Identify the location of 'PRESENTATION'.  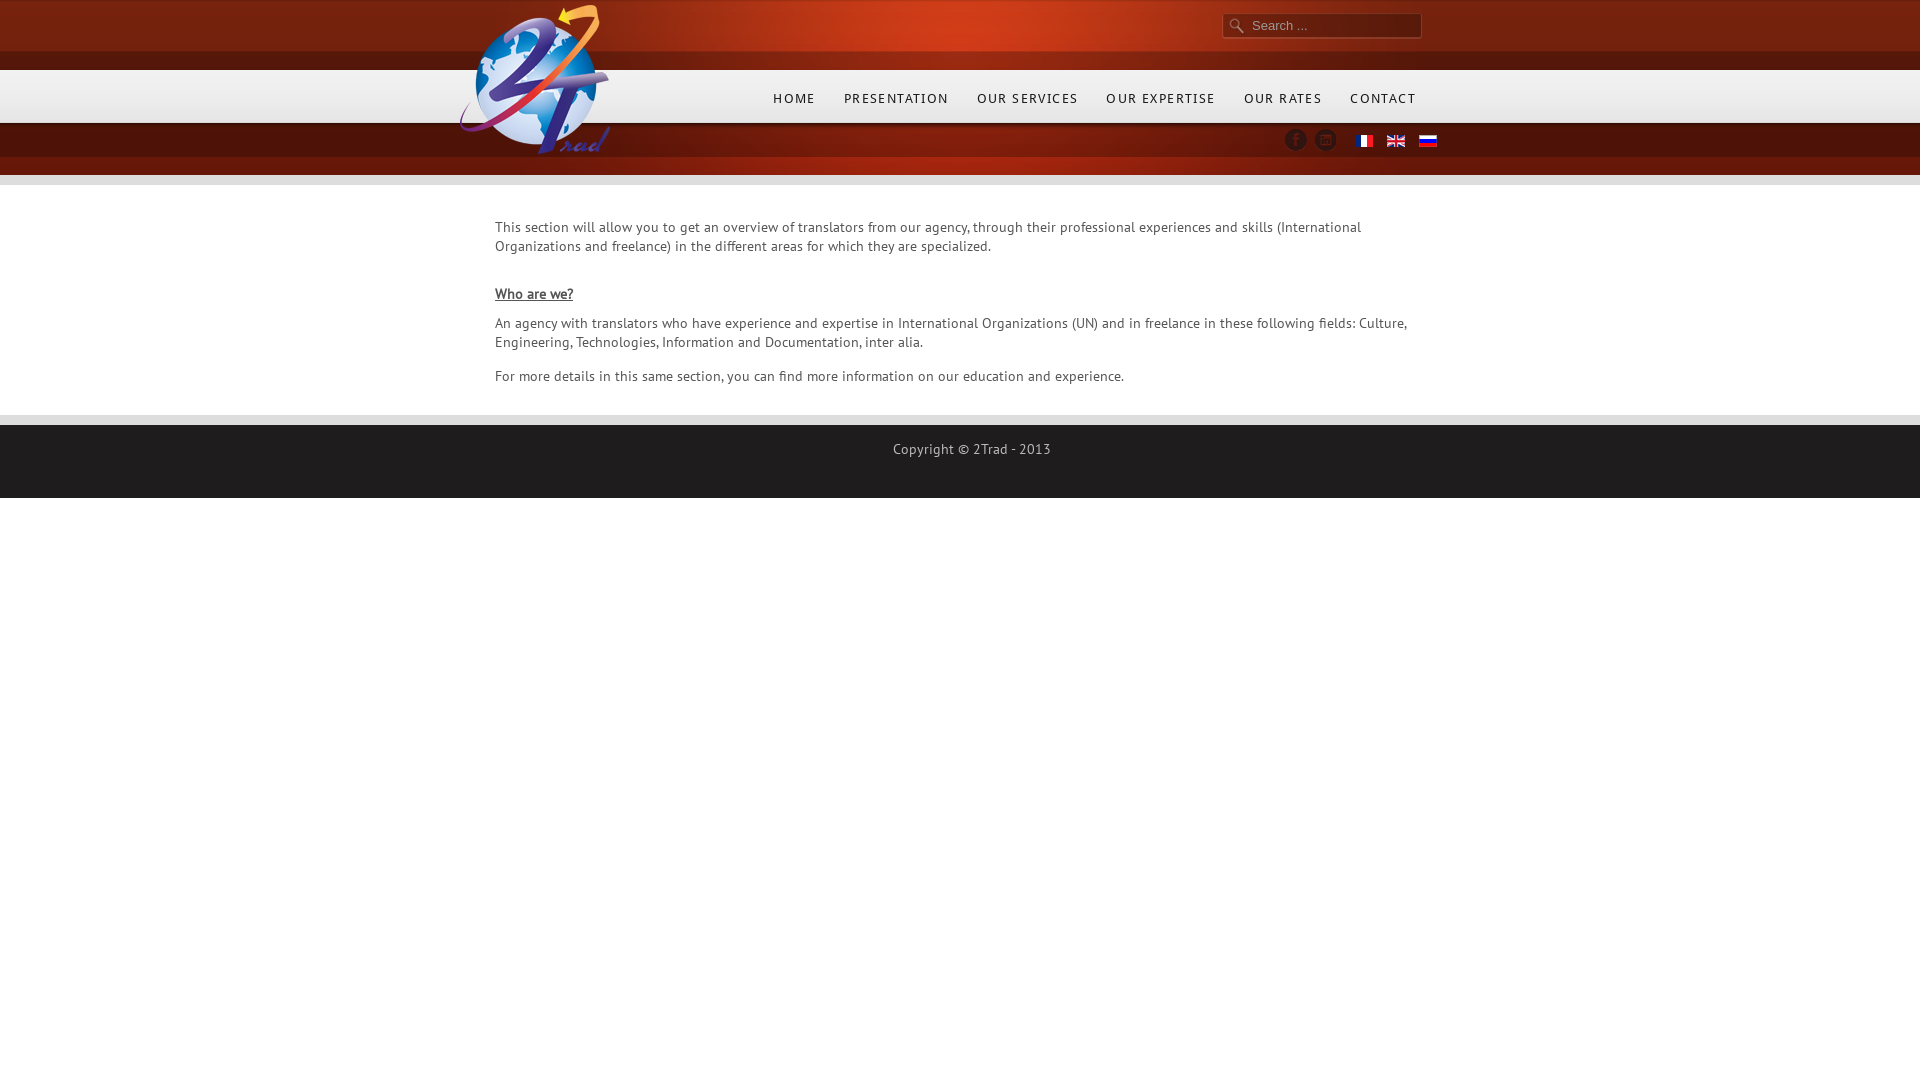
(895, 104).